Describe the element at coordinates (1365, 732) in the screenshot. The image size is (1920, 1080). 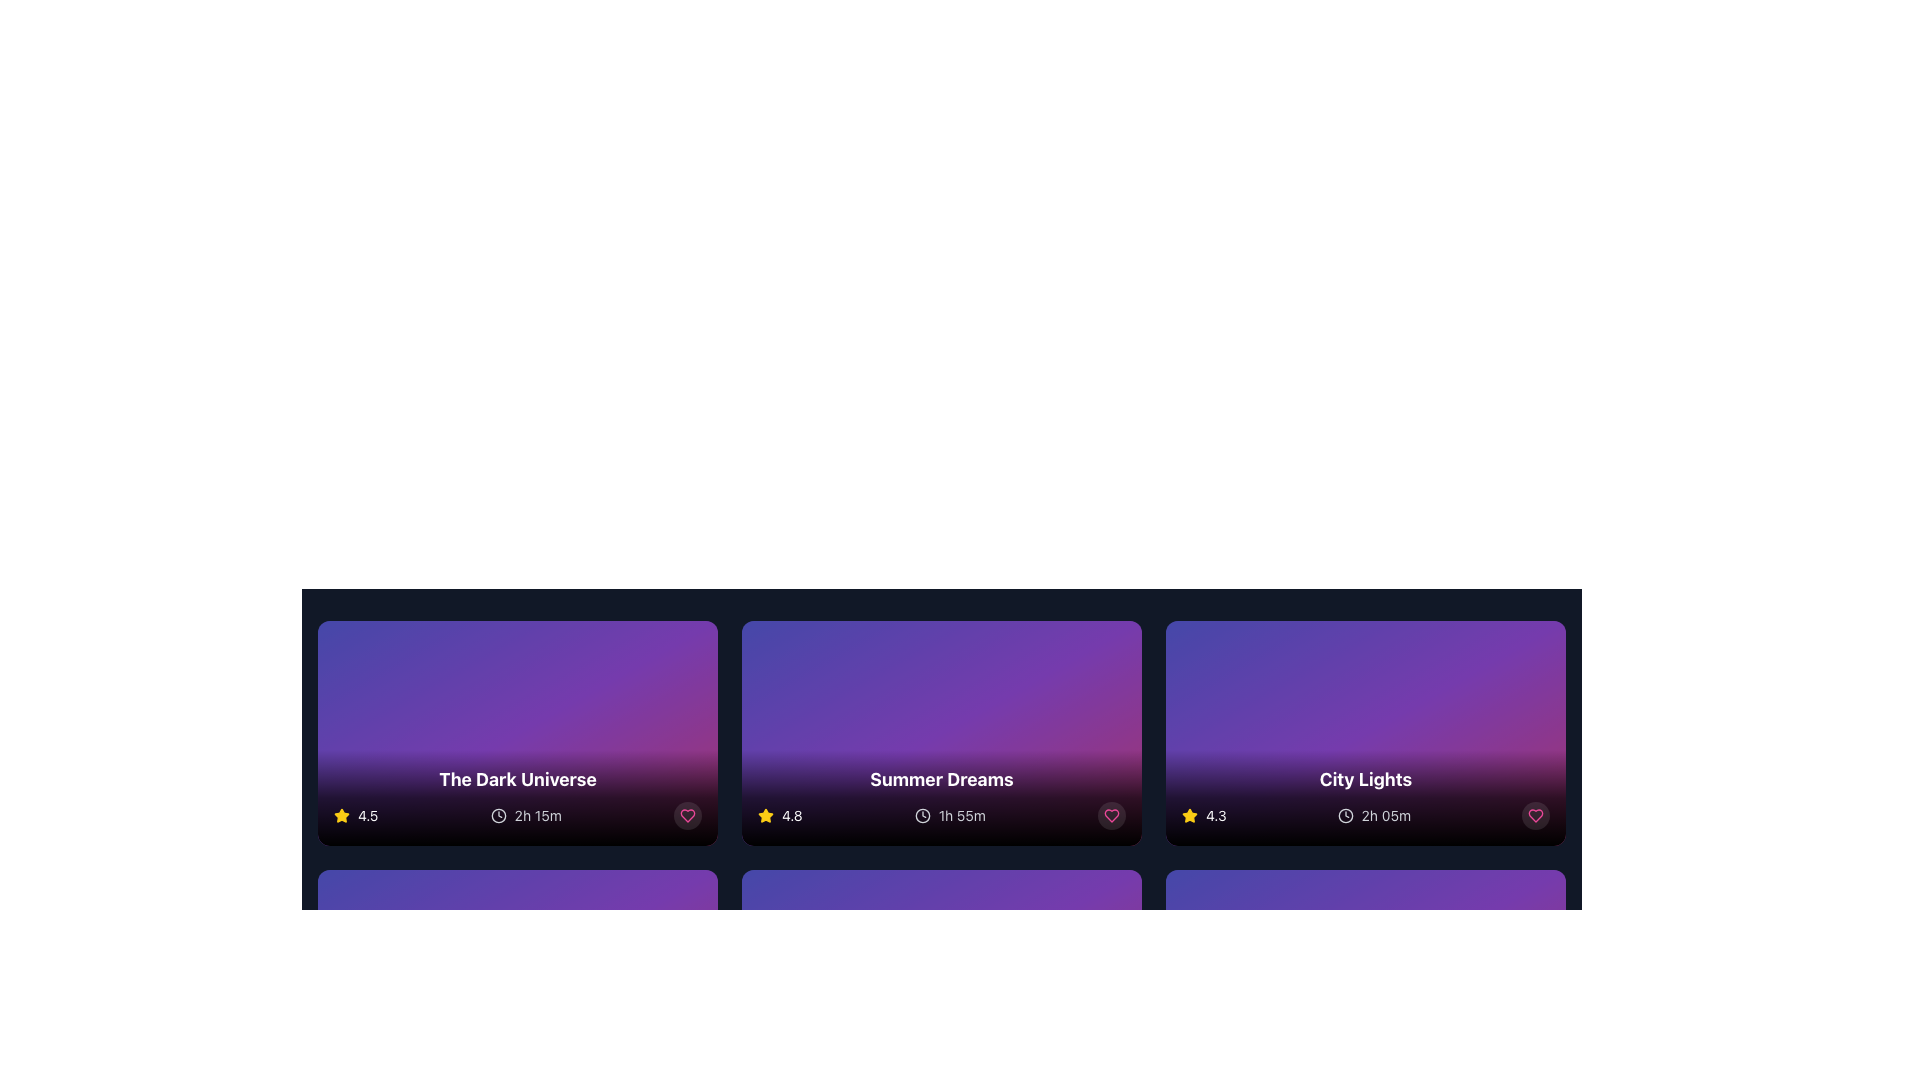
I see `the movie card located at the rightmost position of the top row` at that location.